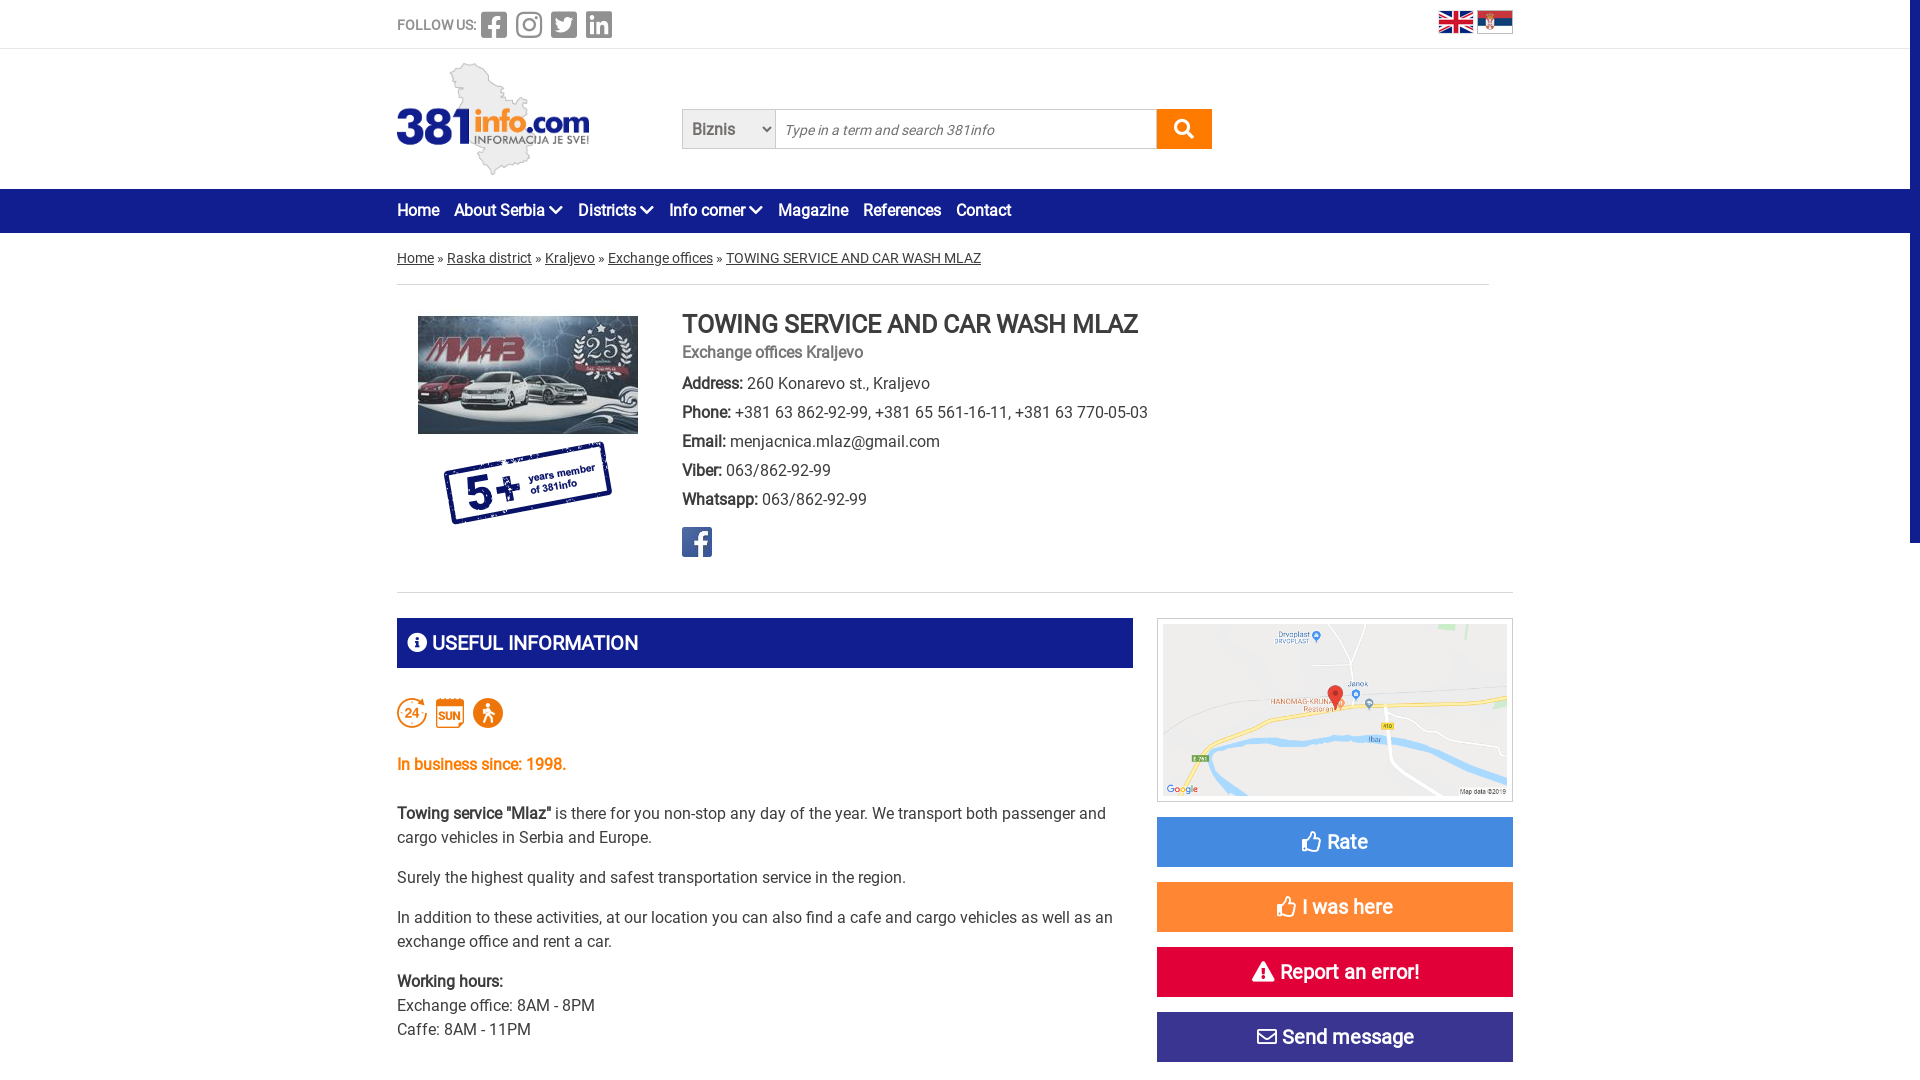 This screenshot has height=1080, width=1920. Describe the element at coordinates (812, 211) in the screenshot. I see `'Magazine'` at that location.